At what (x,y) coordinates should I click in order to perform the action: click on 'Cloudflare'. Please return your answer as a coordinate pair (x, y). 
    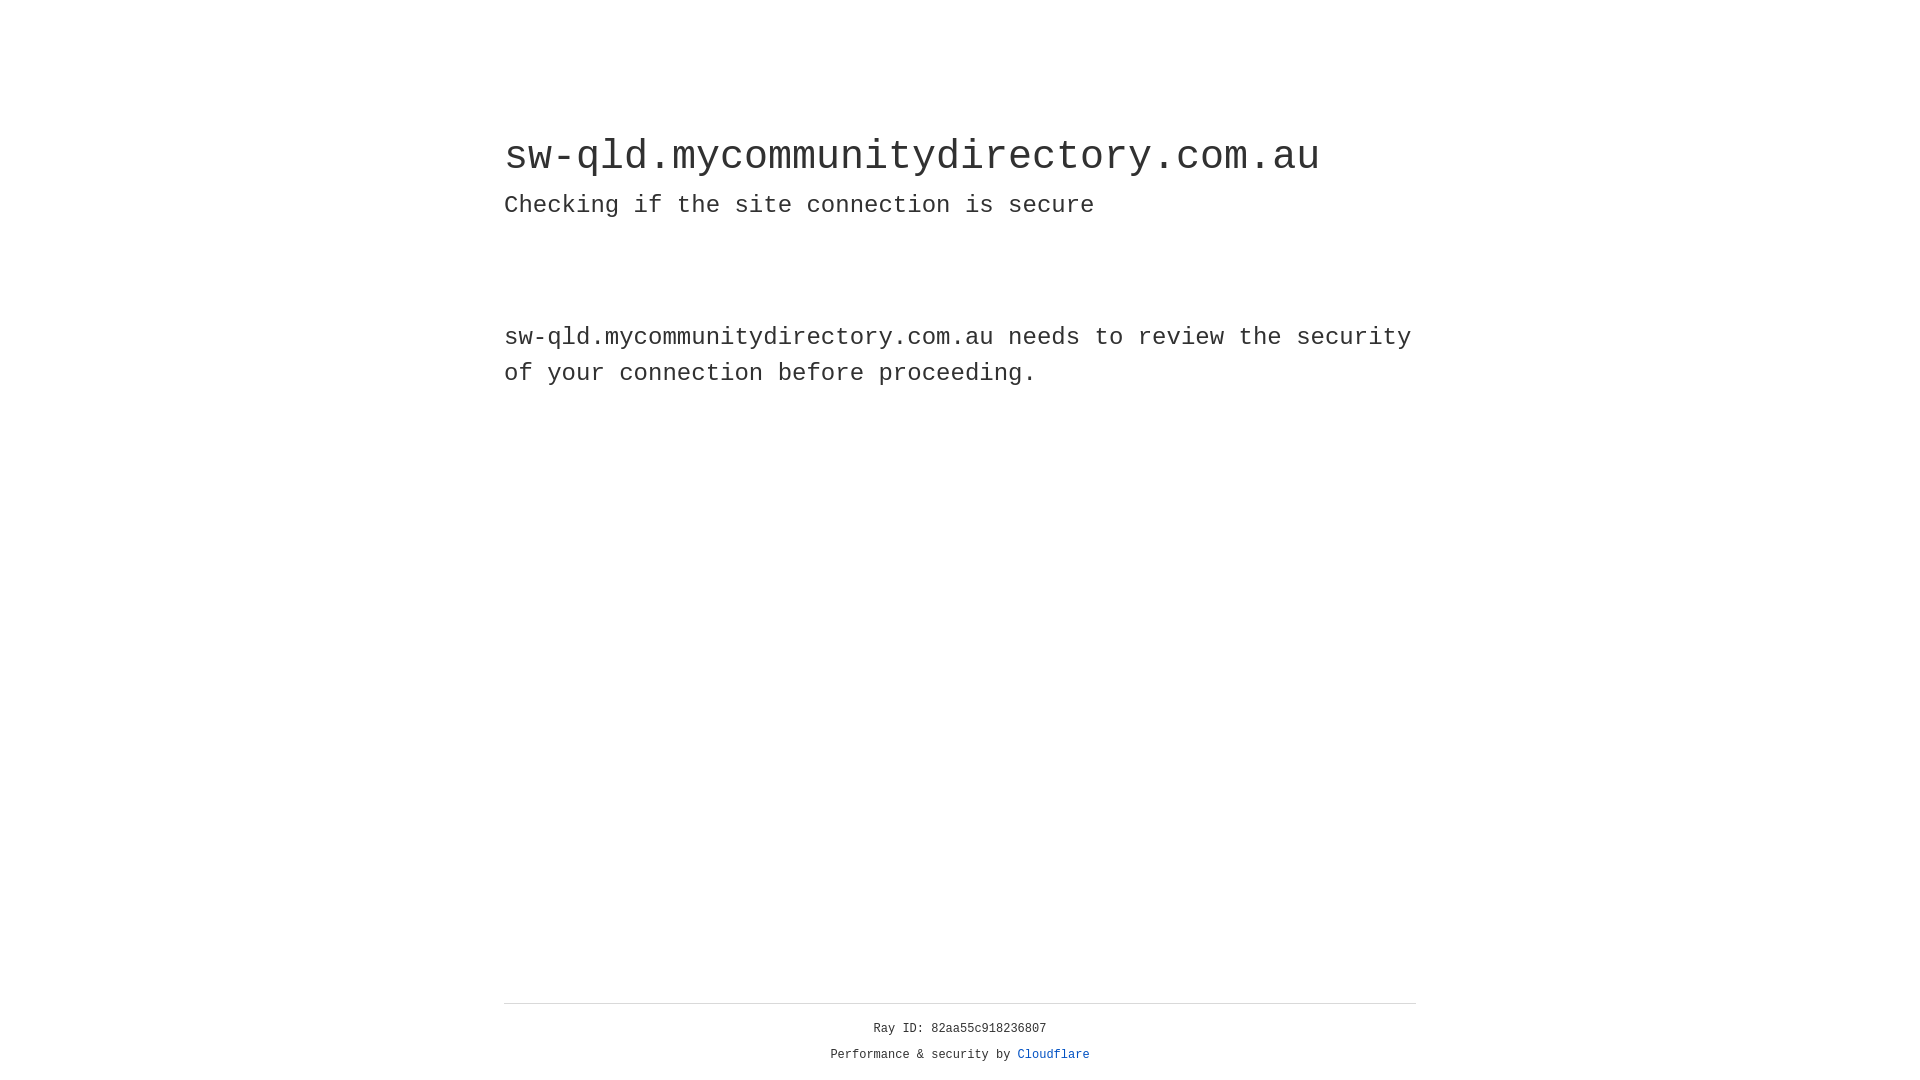
    Looking at the image, I should click on (1053, 1054).